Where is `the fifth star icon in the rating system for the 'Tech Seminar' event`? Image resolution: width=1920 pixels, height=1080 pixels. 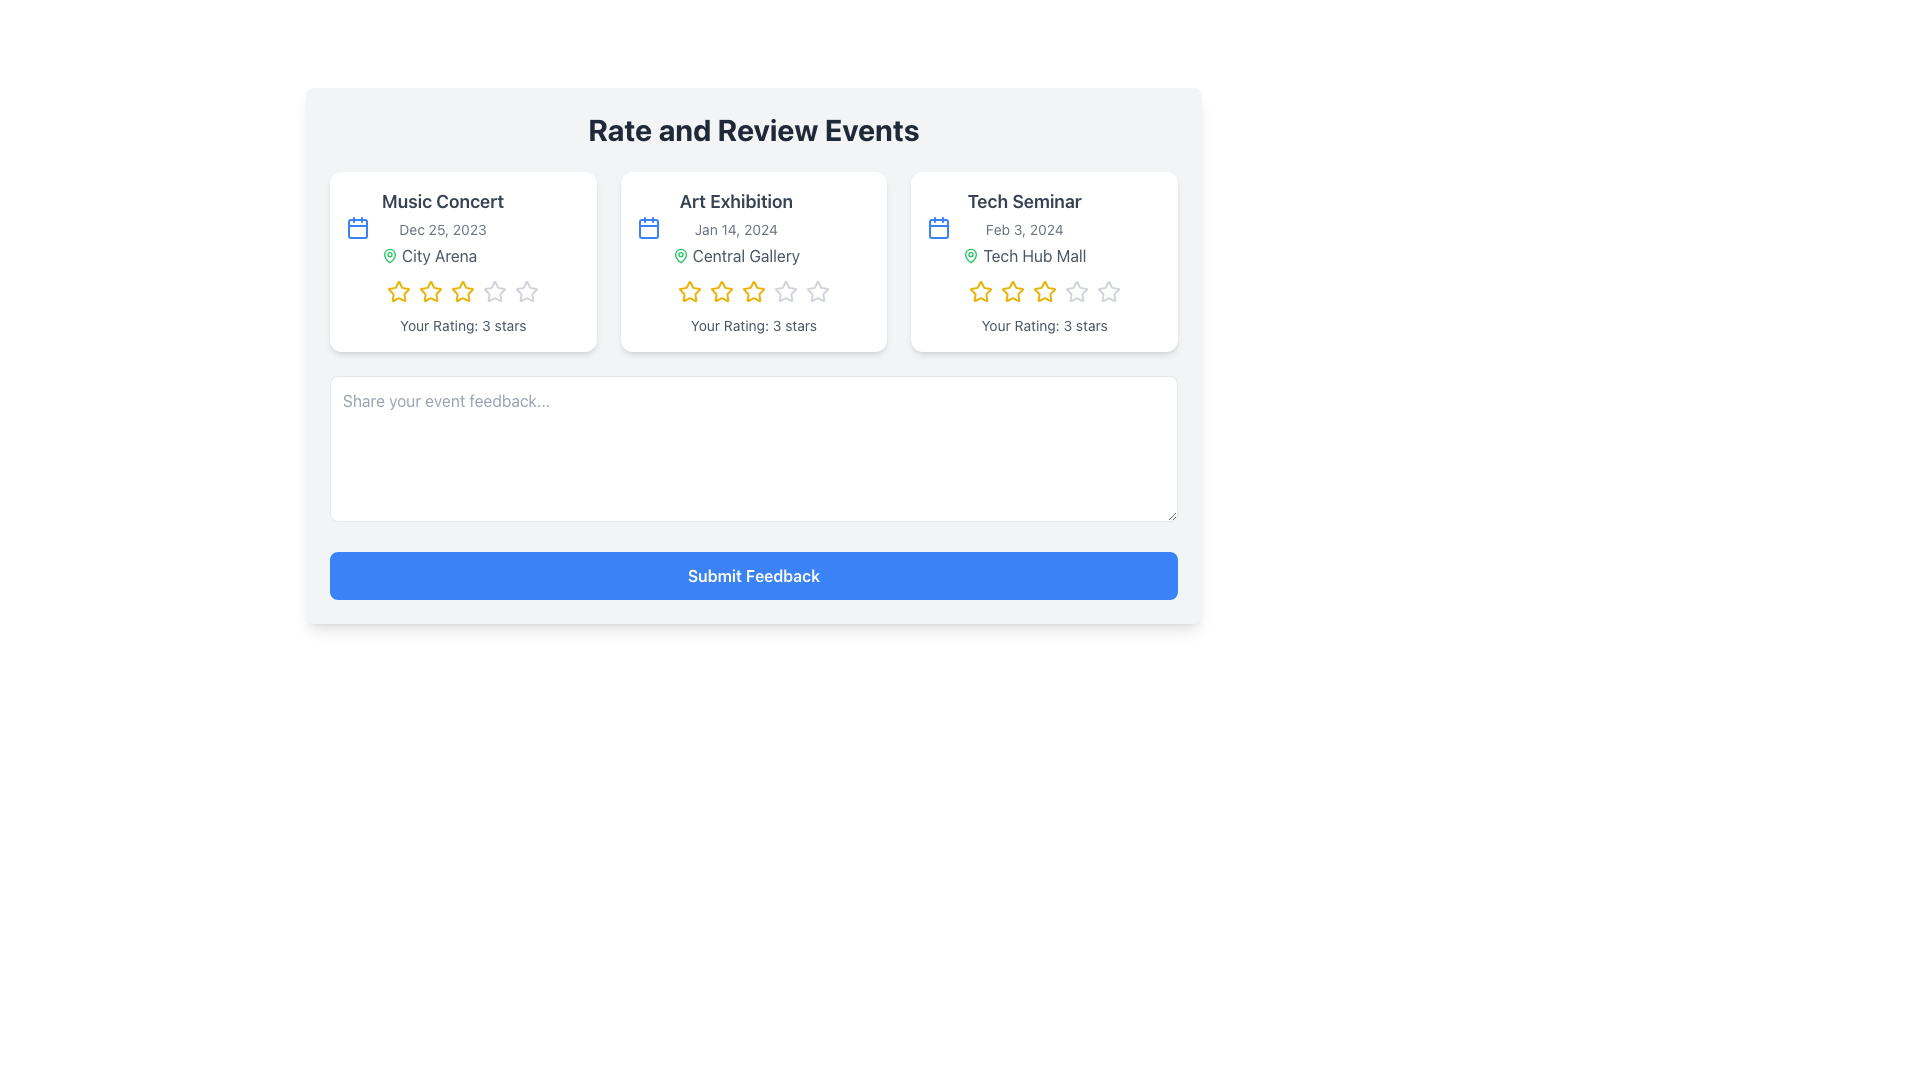 the fifth star icon in the rating system for the 'Tech Seminar' event is located at coordinates (1075, 291).